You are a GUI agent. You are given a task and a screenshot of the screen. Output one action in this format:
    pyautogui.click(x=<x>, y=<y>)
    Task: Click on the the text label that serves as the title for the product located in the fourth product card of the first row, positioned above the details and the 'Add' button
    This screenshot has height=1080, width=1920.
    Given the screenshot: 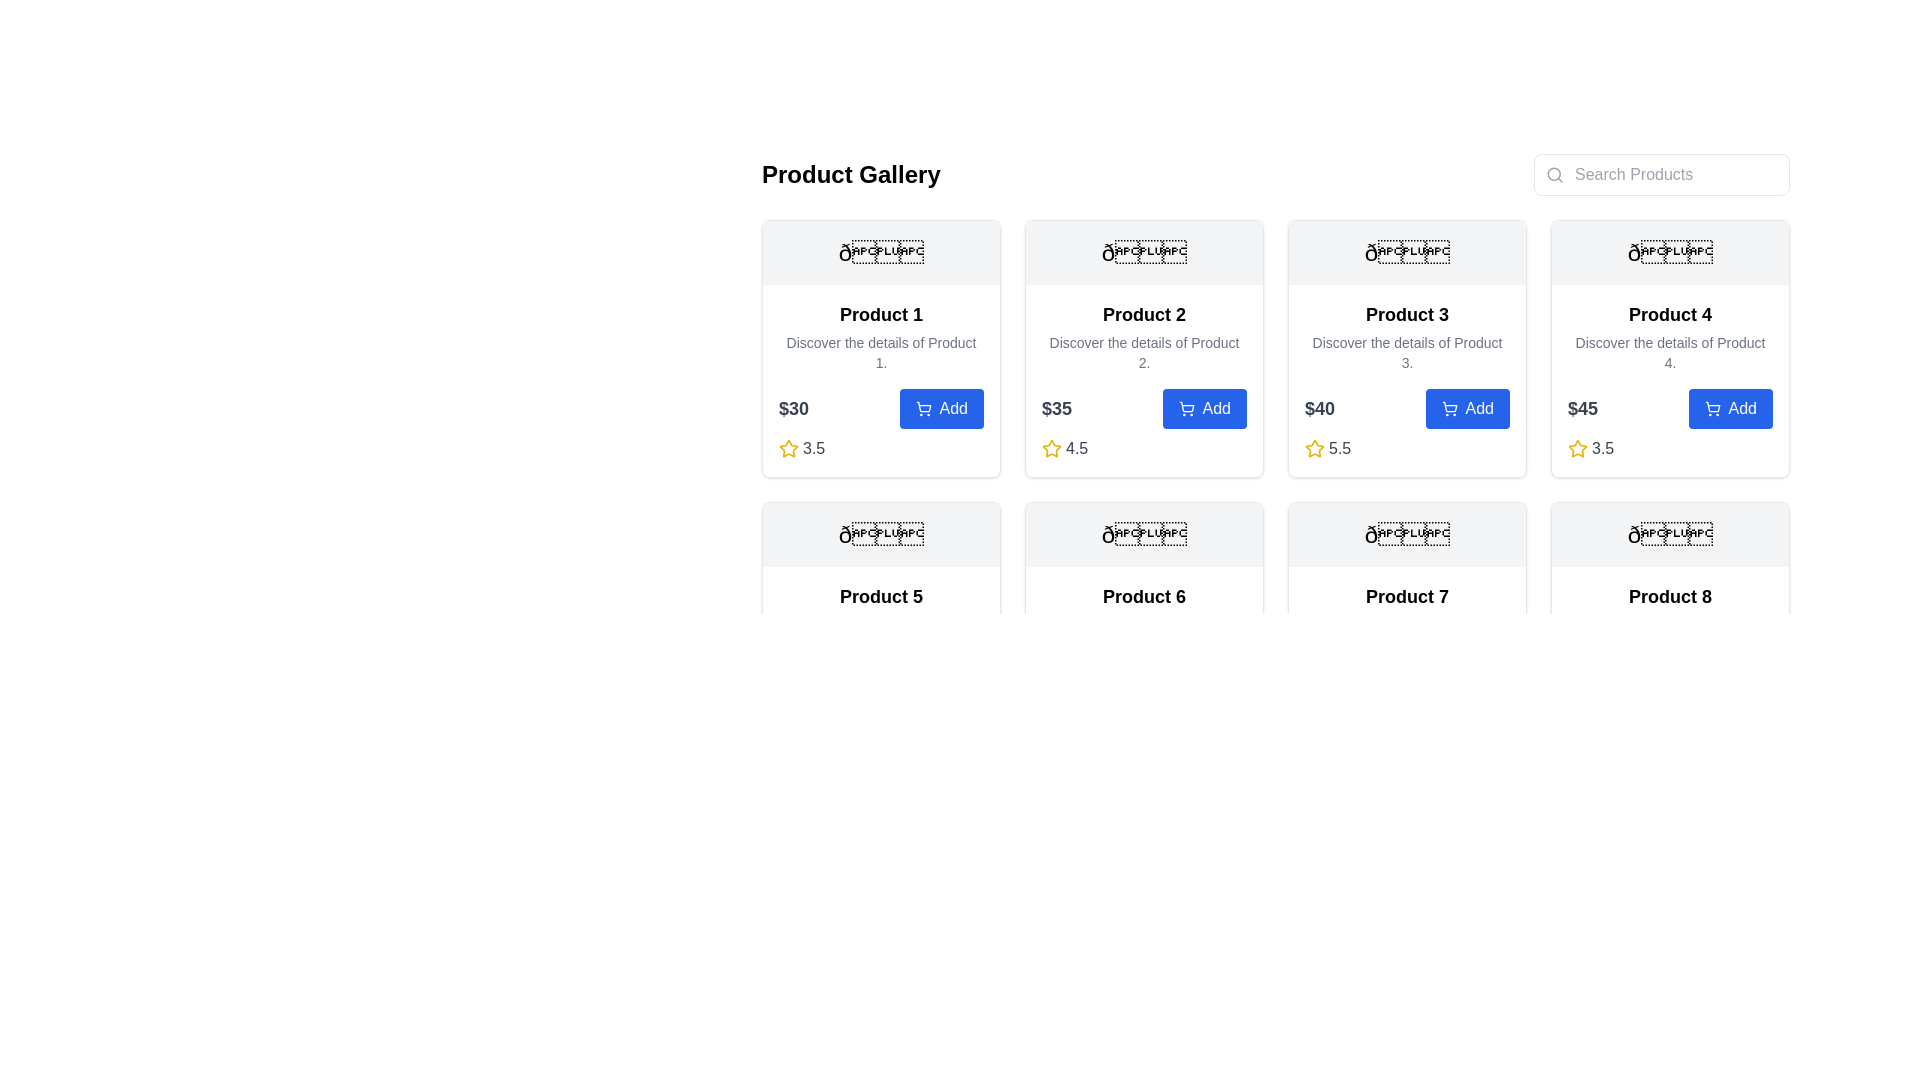 What is the action you would take?
    pyautogui.click(x=1670, y=315)
    